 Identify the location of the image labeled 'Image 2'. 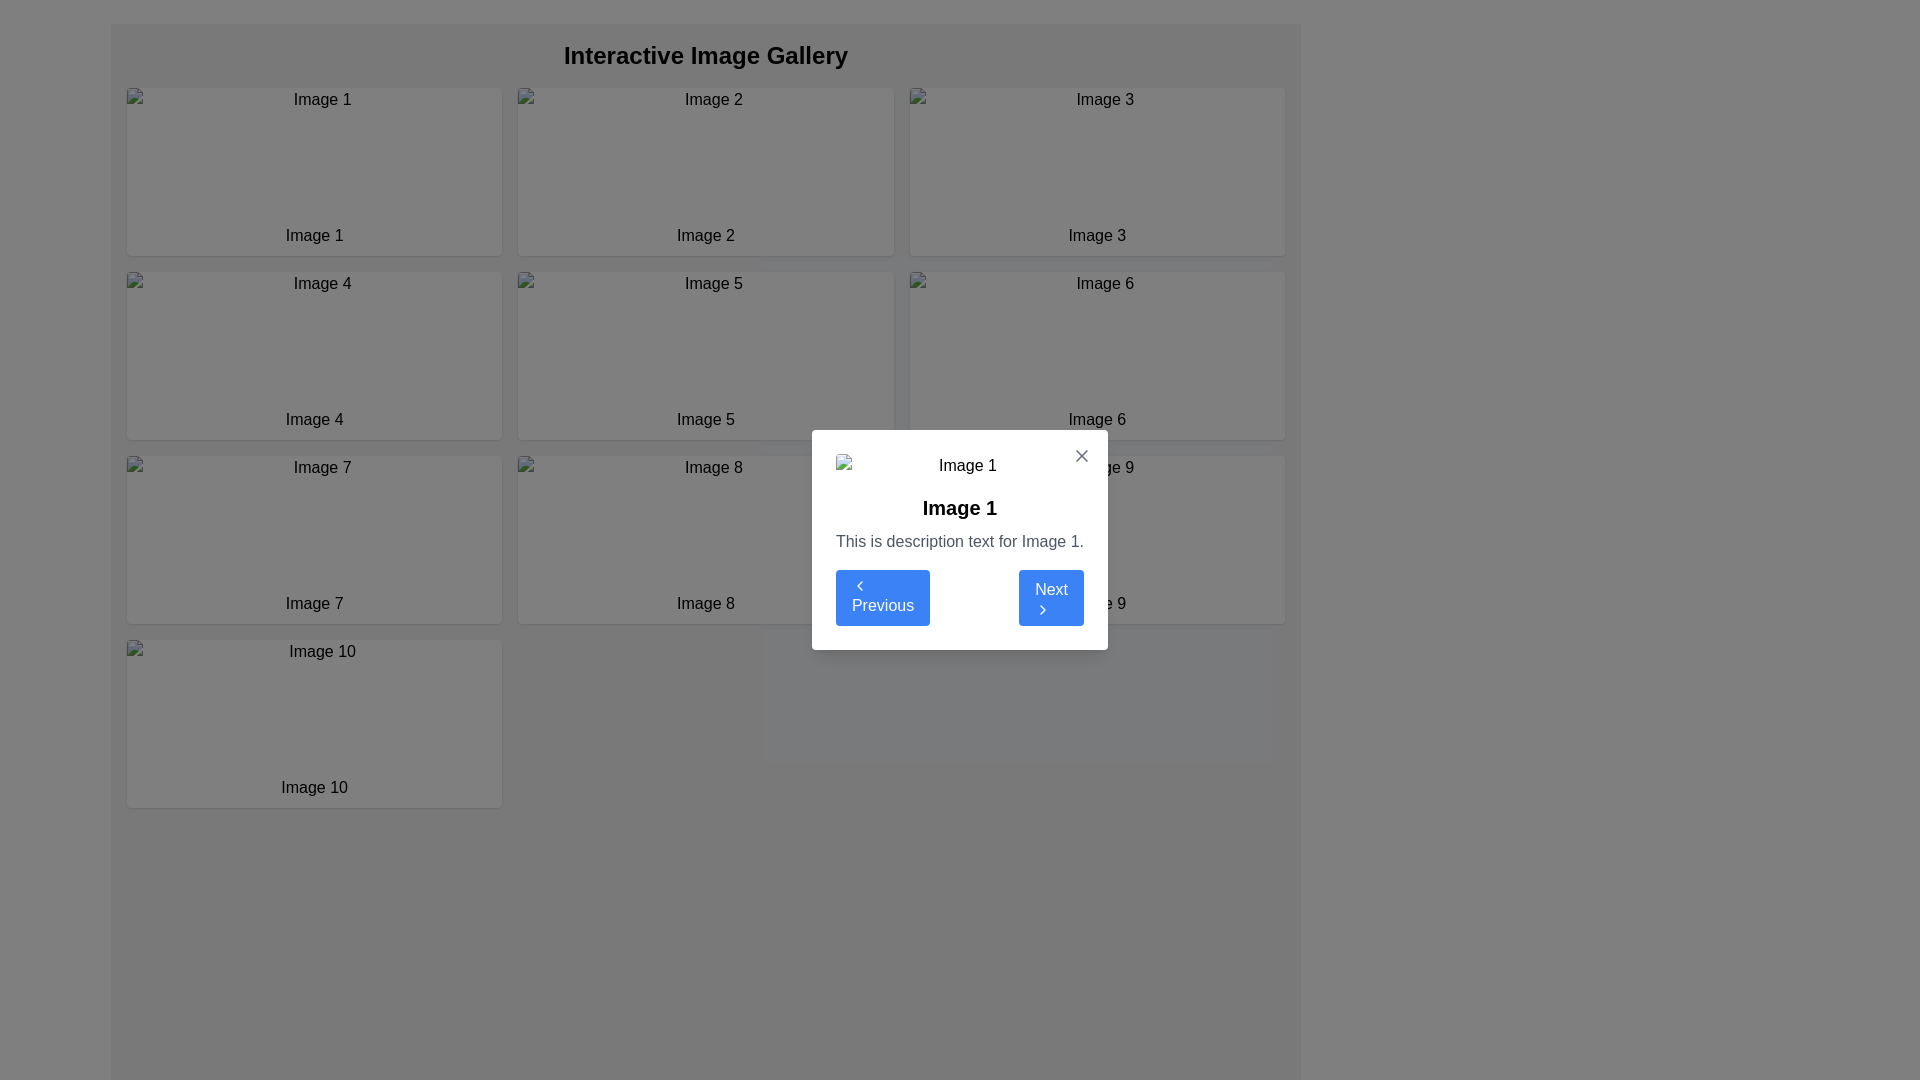
(705, 150).